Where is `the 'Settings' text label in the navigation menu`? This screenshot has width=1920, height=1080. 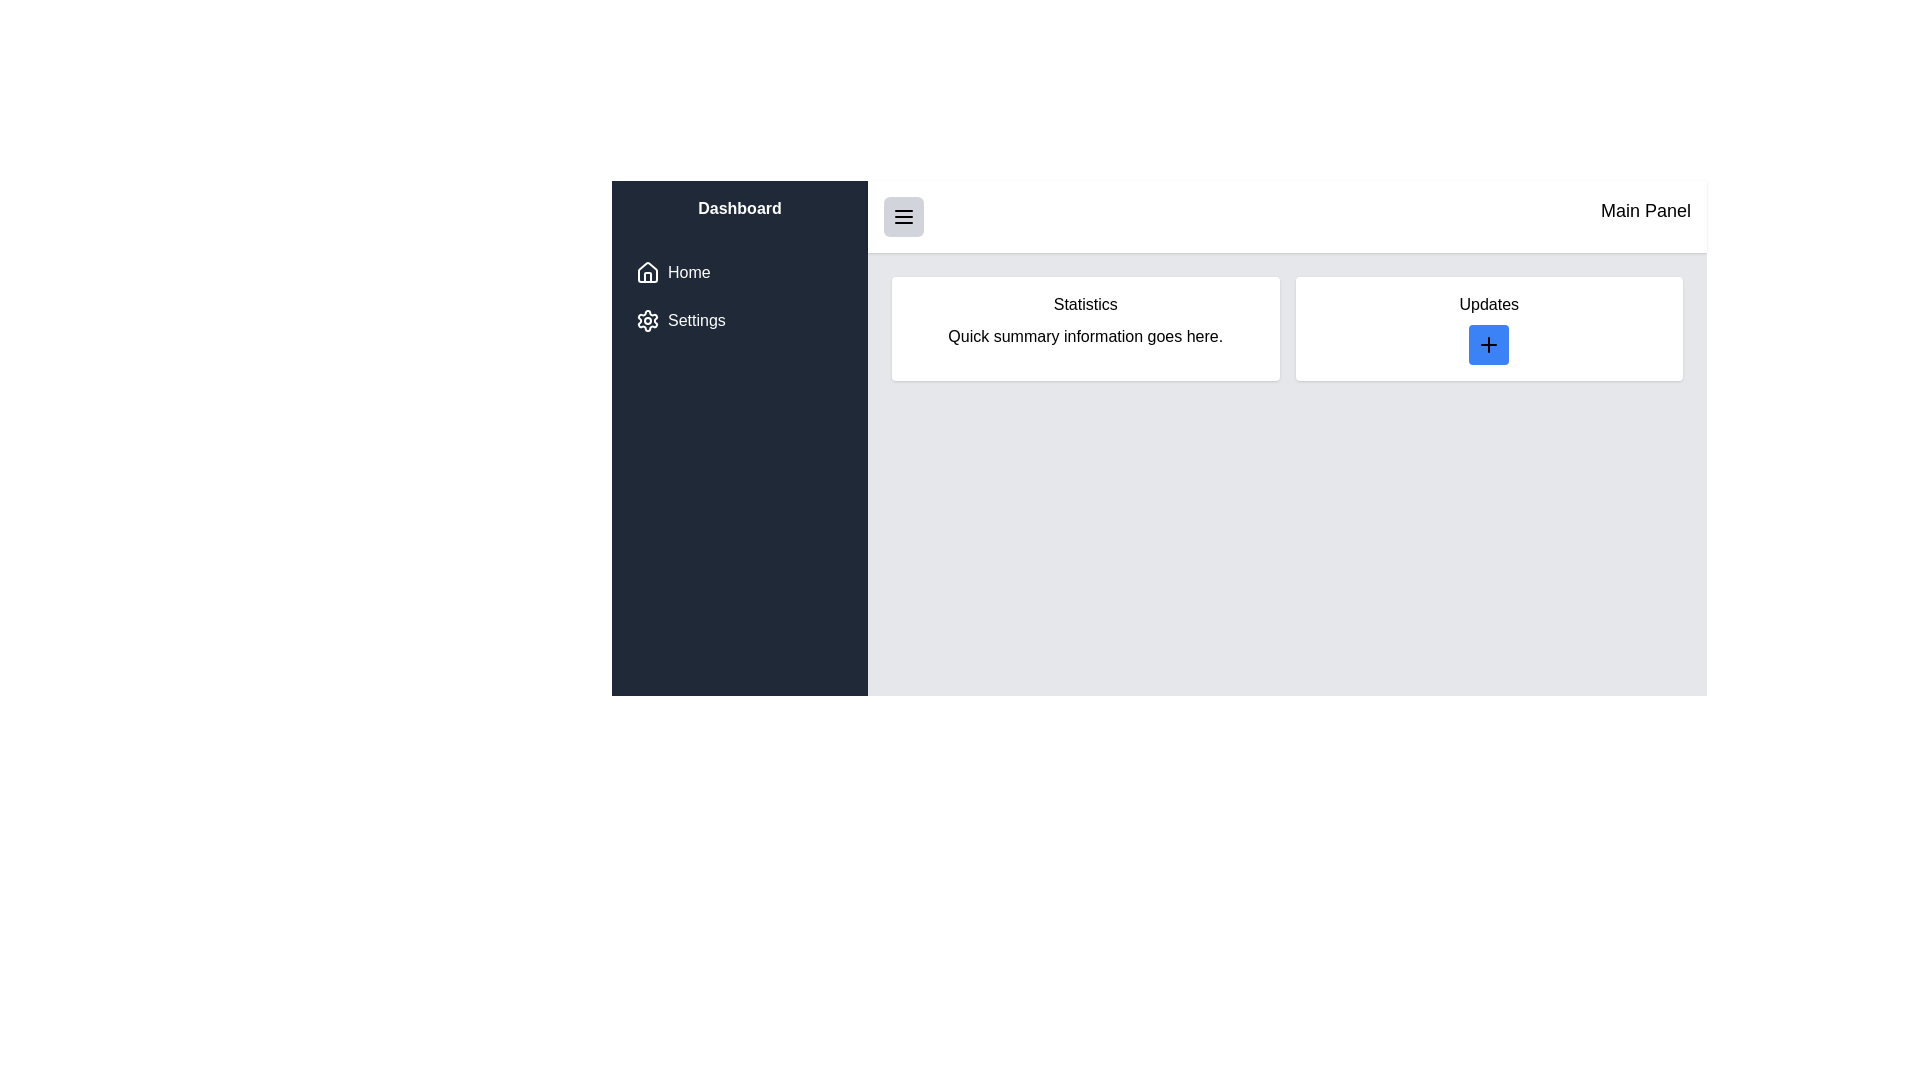 the 'Settings' text label in the navigation menu is located at coordinates (696, 319).